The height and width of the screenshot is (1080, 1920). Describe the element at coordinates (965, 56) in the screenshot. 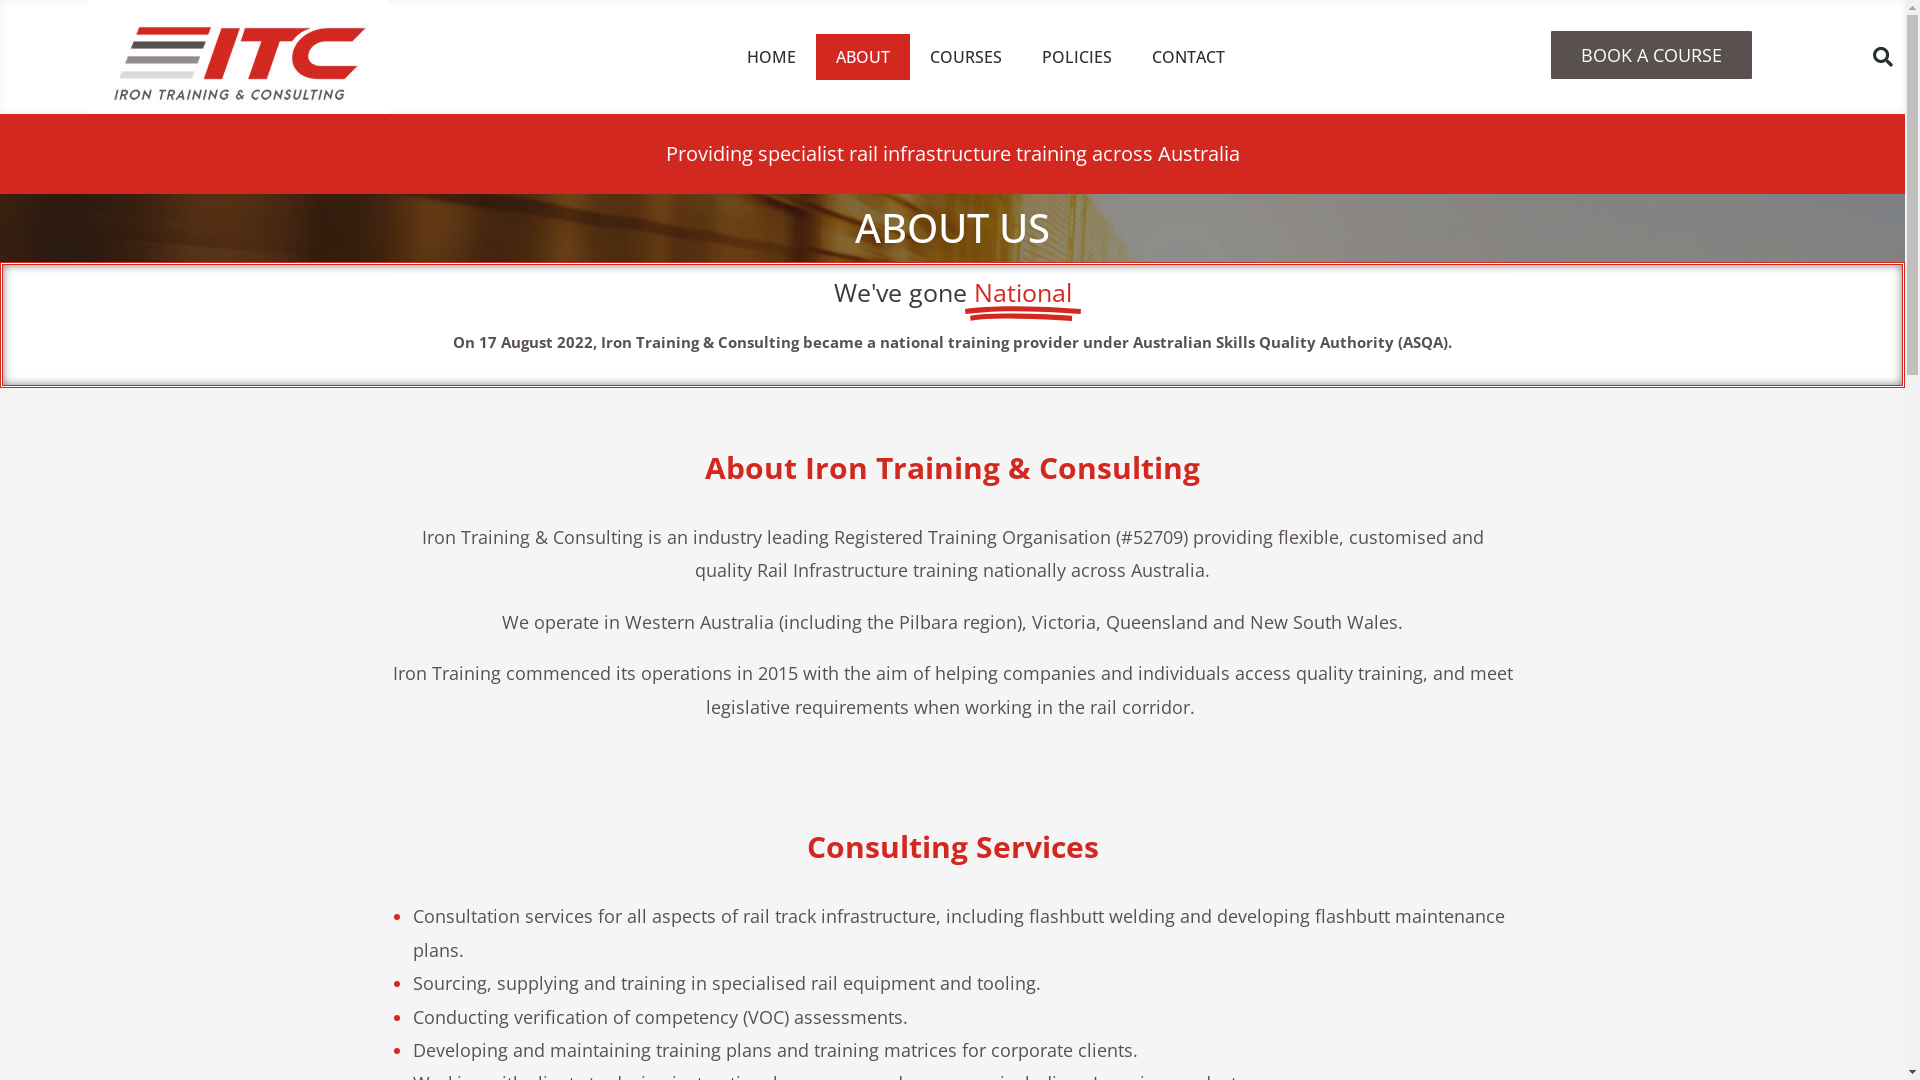

I see `'COURSES'` at that location.